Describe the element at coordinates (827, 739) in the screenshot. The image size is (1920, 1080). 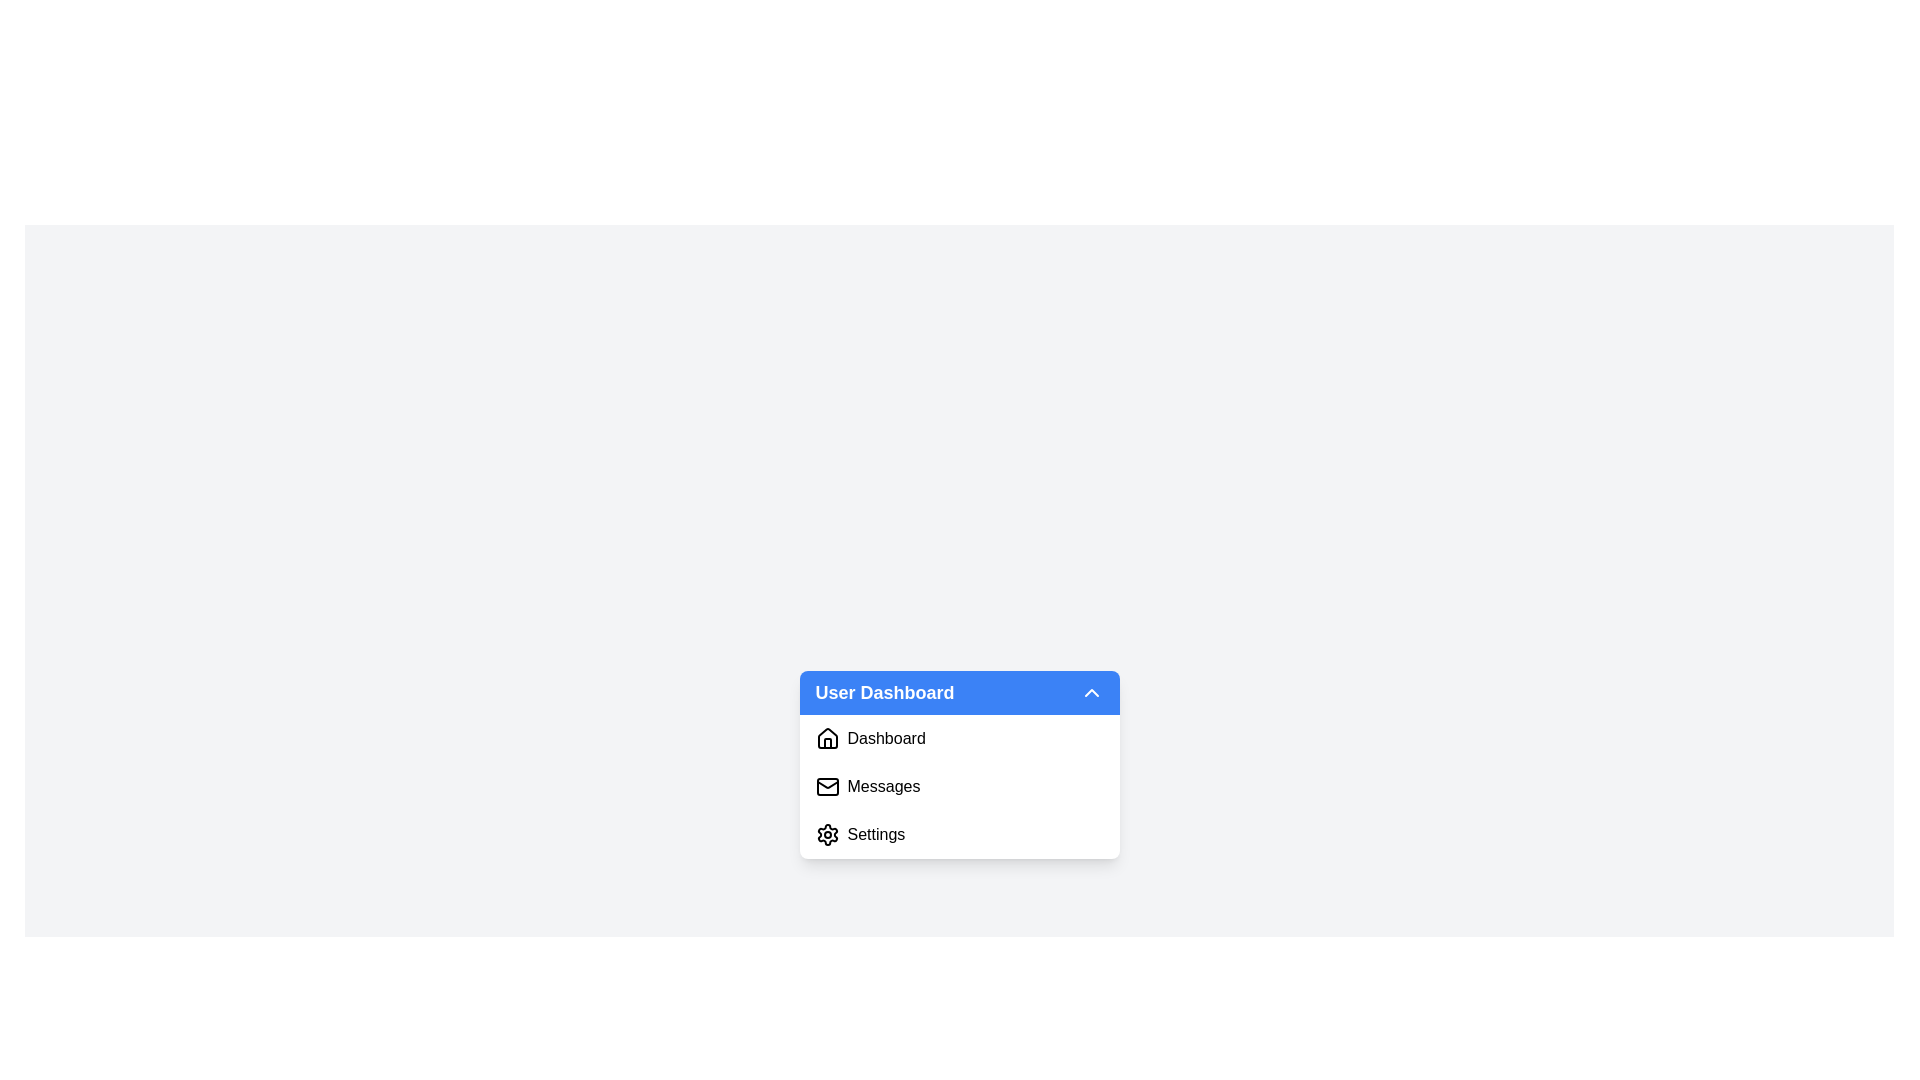
I see `the house icon representing the 'Dashboard' section within the dropdown menu titled 'User Dashboard'` at that location.